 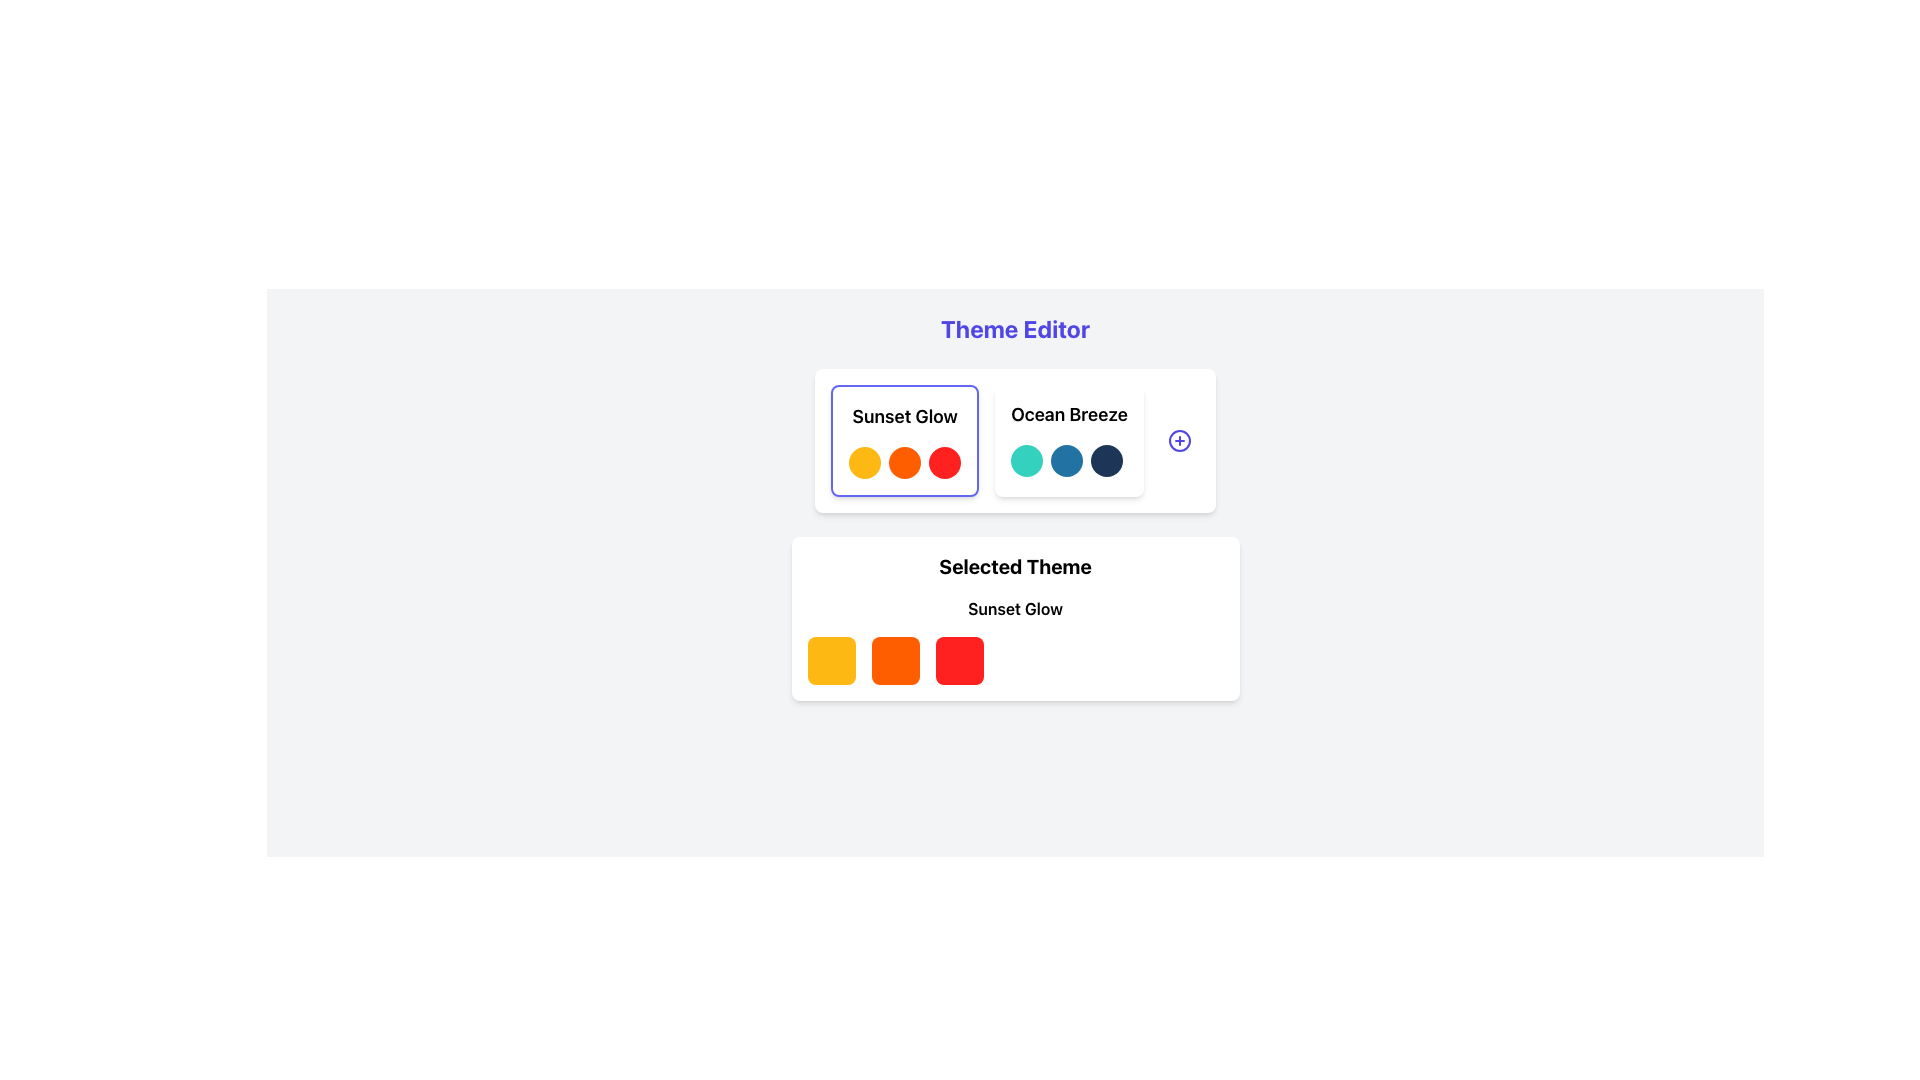 What do you see at coordinates (904, 462) in the screenshot?
I see `the second circular color swatch in the 'Sunset Glow' theme` at bounding box center [904, 462].